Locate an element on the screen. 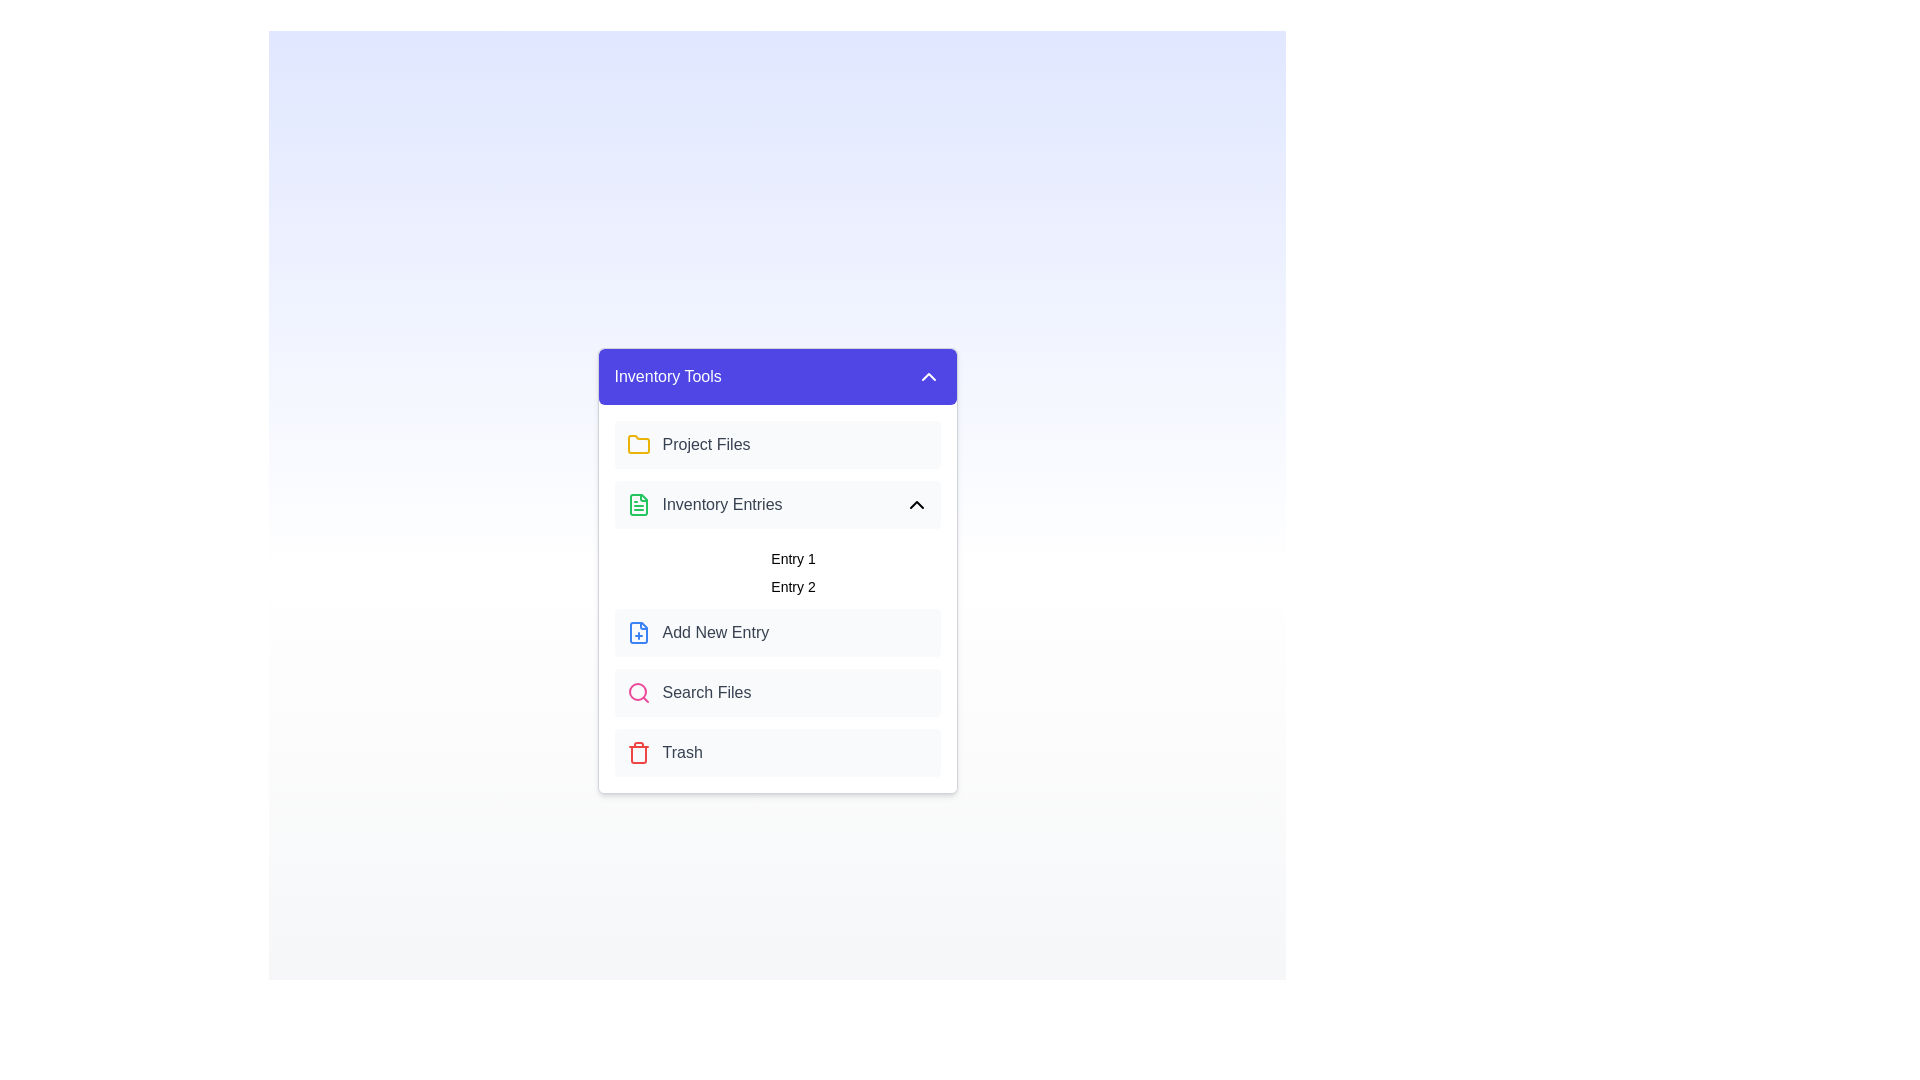 The width and height of the screenshot is (1920, 1080). the trash icon, which represents the delete action and is located at the bottom of the vertical menu is located at coordinates (637, 755).